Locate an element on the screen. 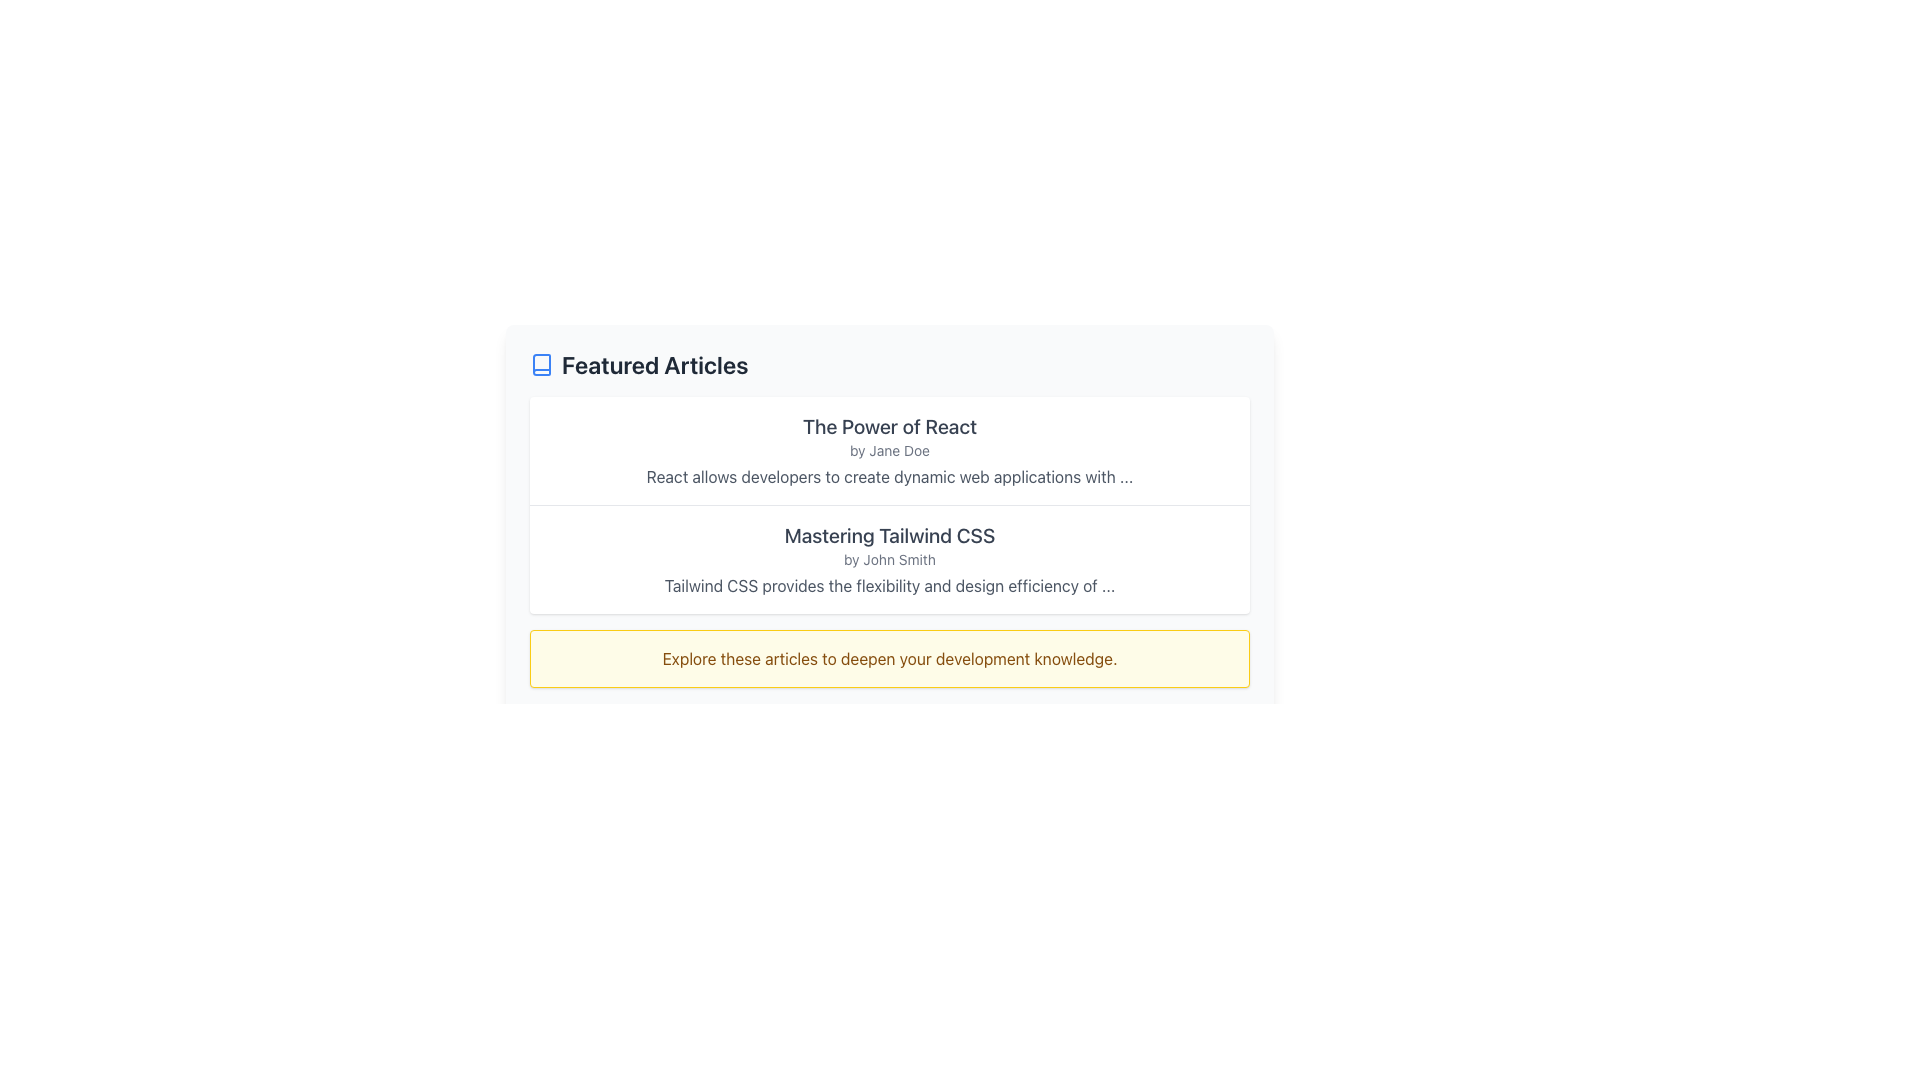 Image resolution: width=1920 pixels, height=1080 pixels. supplemental text that reads 'React allows developers to create dynamic web applications with ...', which is displayed in gray color beneath the title 'The Power of React' and the author line 'by Jane Doe' is located at coordinates (888, 477).